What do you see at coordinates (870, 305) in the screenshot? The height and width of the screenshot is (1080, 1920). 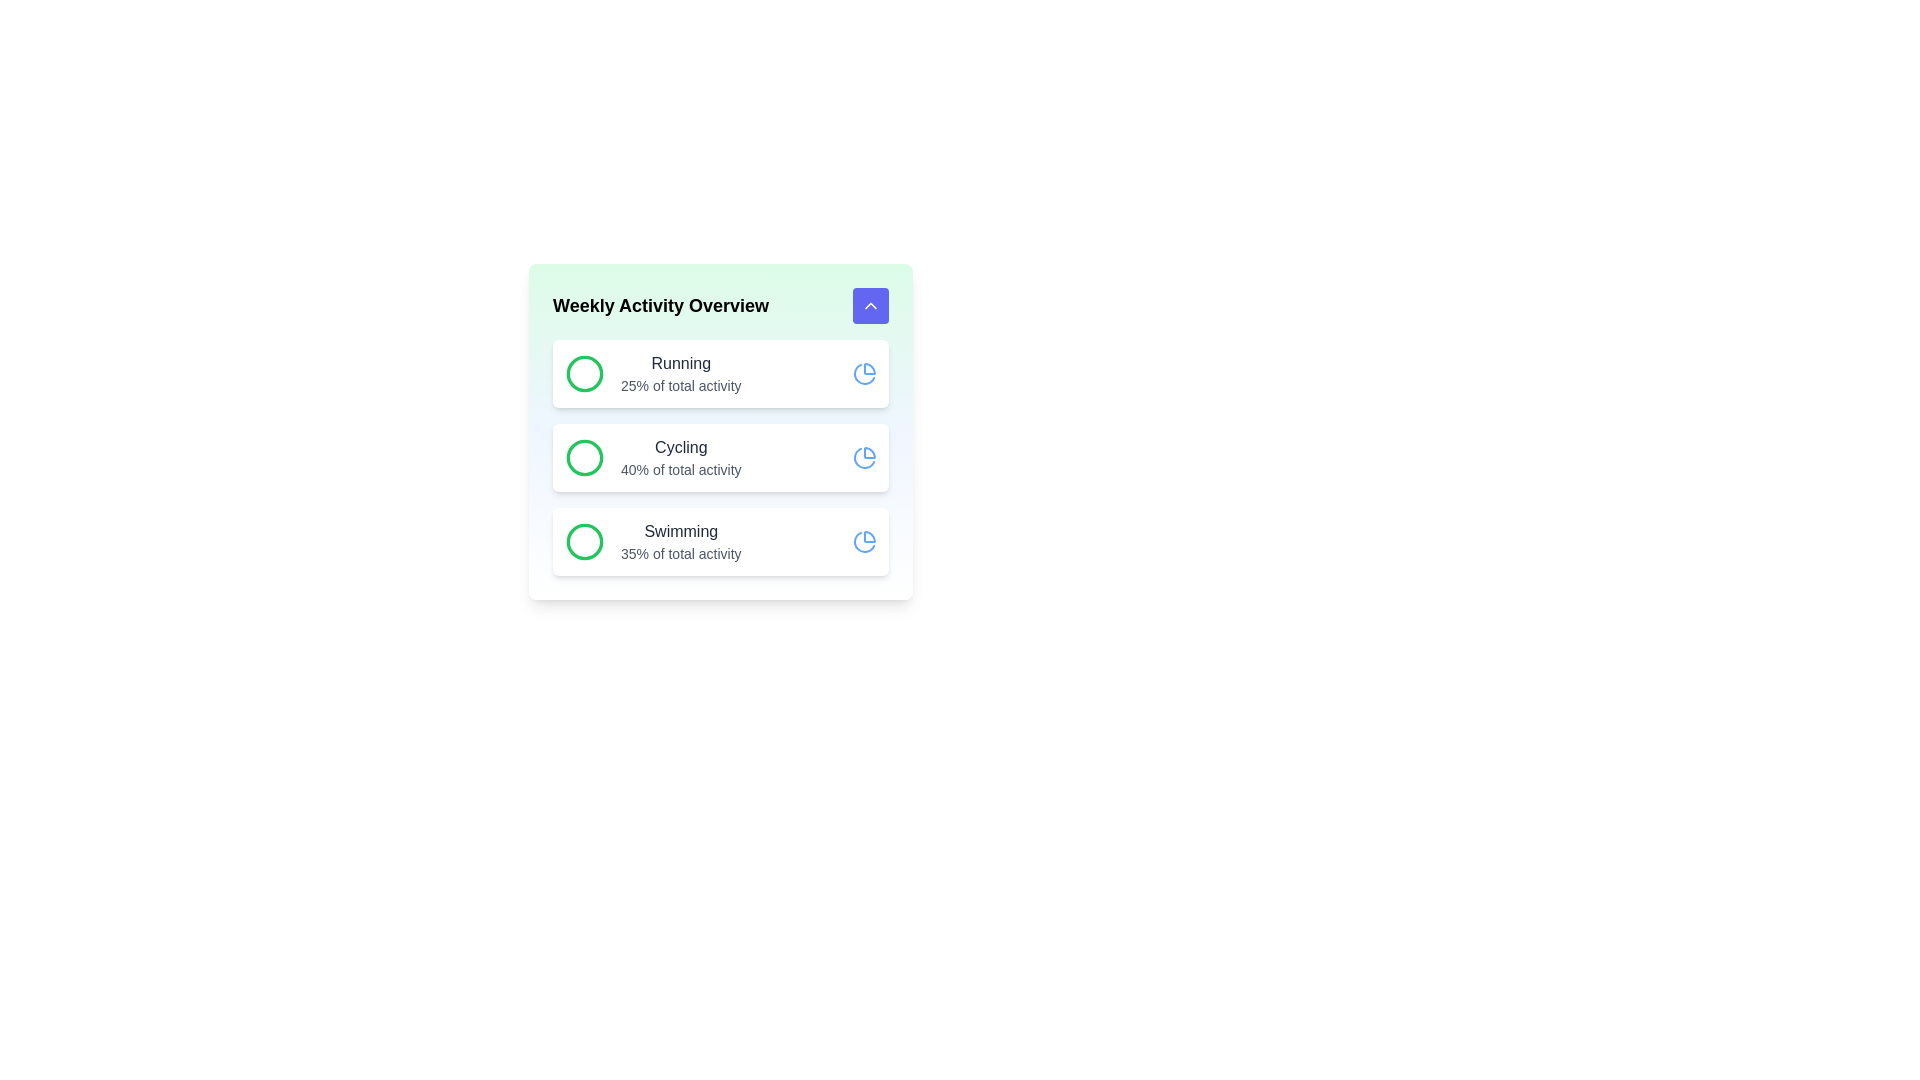 I see `the chevron-up icon within the rounded Indigo-blue button located at the top-right corner of the 'Weekly Activity Overview' card` at bounding box center [870, 305].